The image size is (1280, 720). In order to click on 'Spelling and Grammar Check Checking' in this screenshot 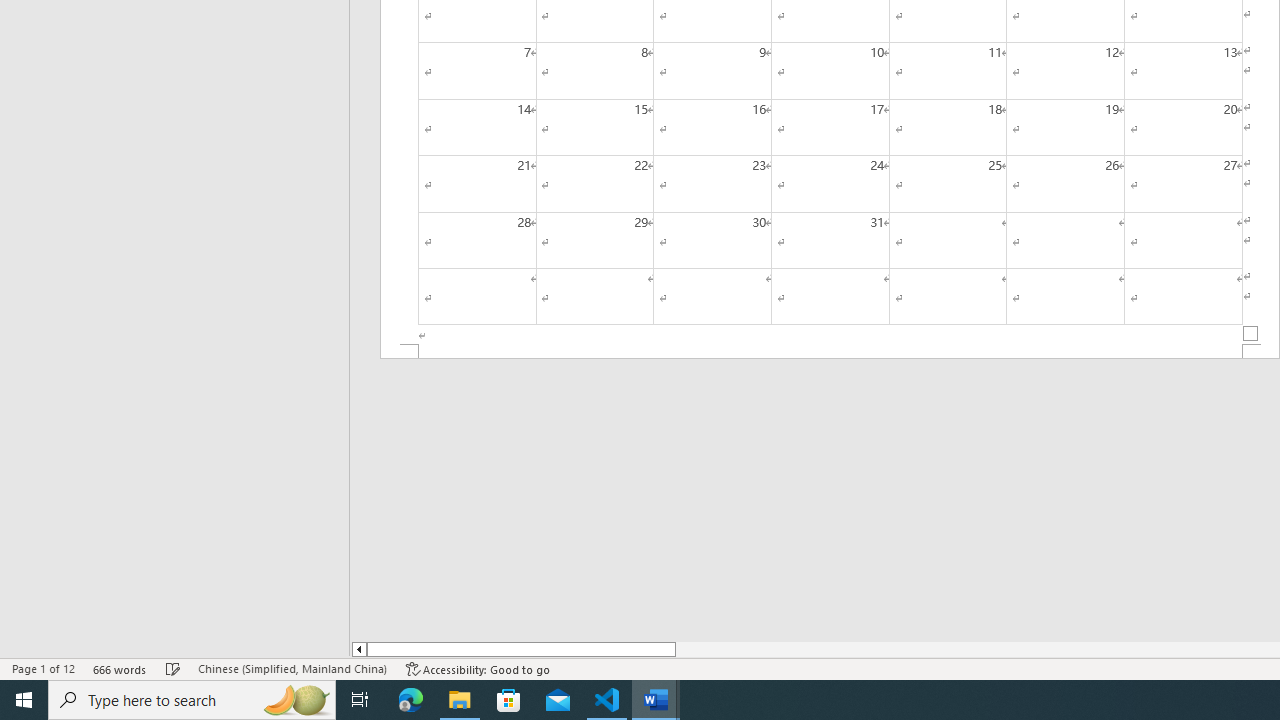, I will do `click(173, 669)`.